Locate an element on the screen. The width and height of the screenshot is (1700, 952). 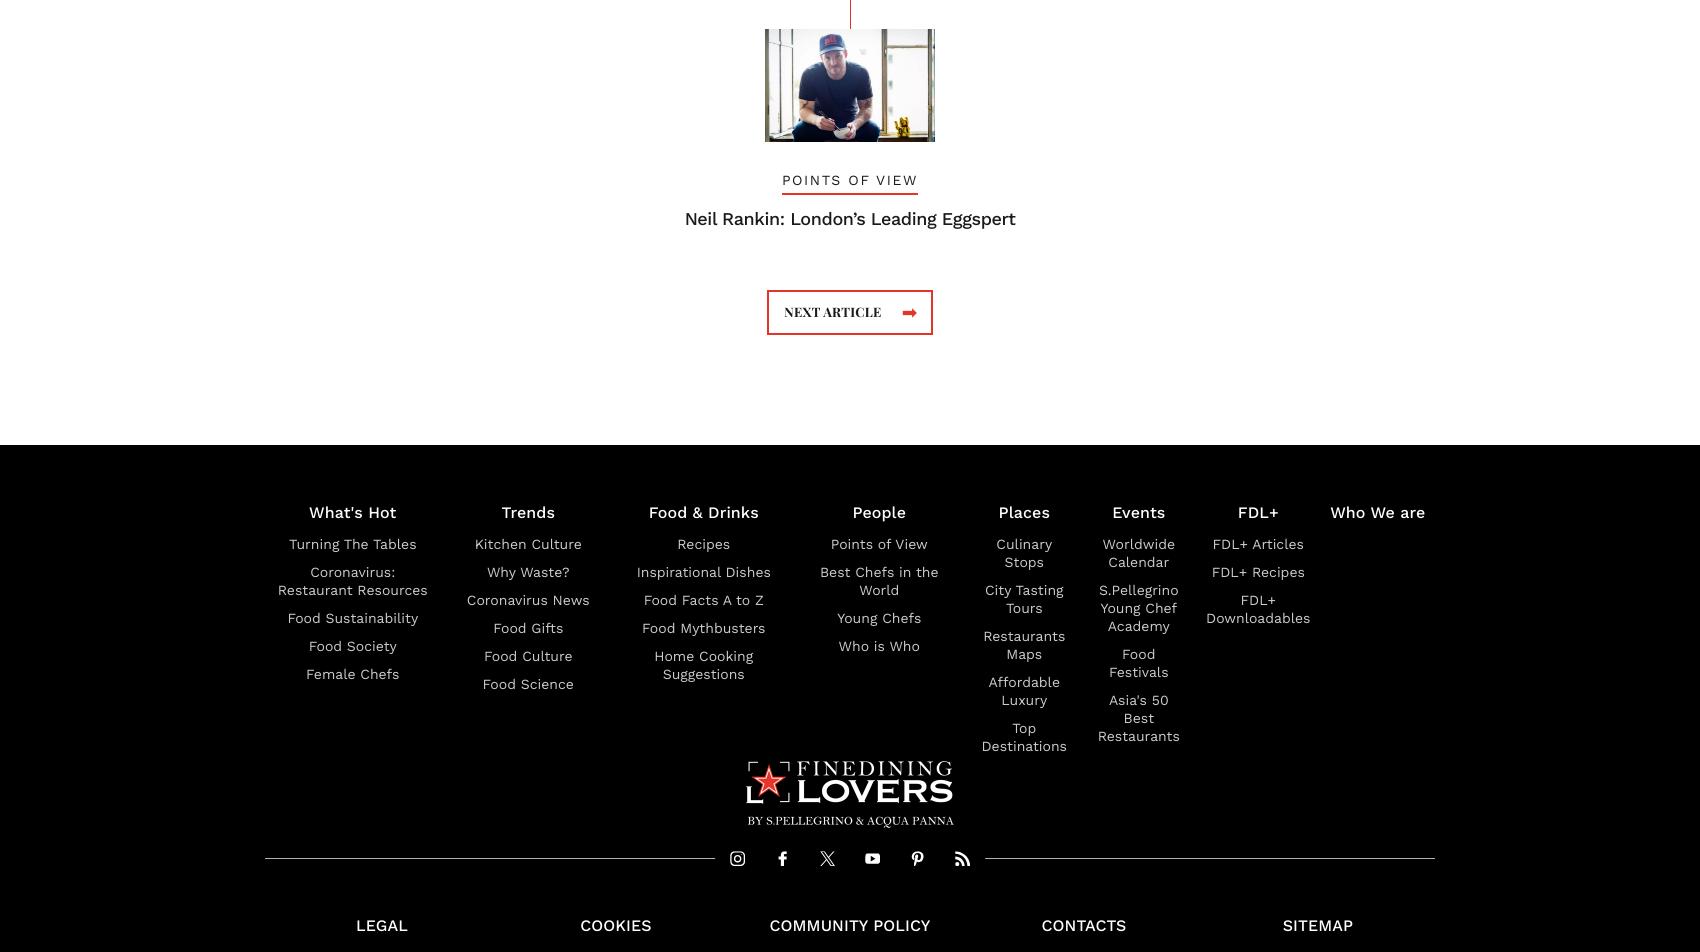
'Affordable Luxury' is located at coordinates (1022, 690).